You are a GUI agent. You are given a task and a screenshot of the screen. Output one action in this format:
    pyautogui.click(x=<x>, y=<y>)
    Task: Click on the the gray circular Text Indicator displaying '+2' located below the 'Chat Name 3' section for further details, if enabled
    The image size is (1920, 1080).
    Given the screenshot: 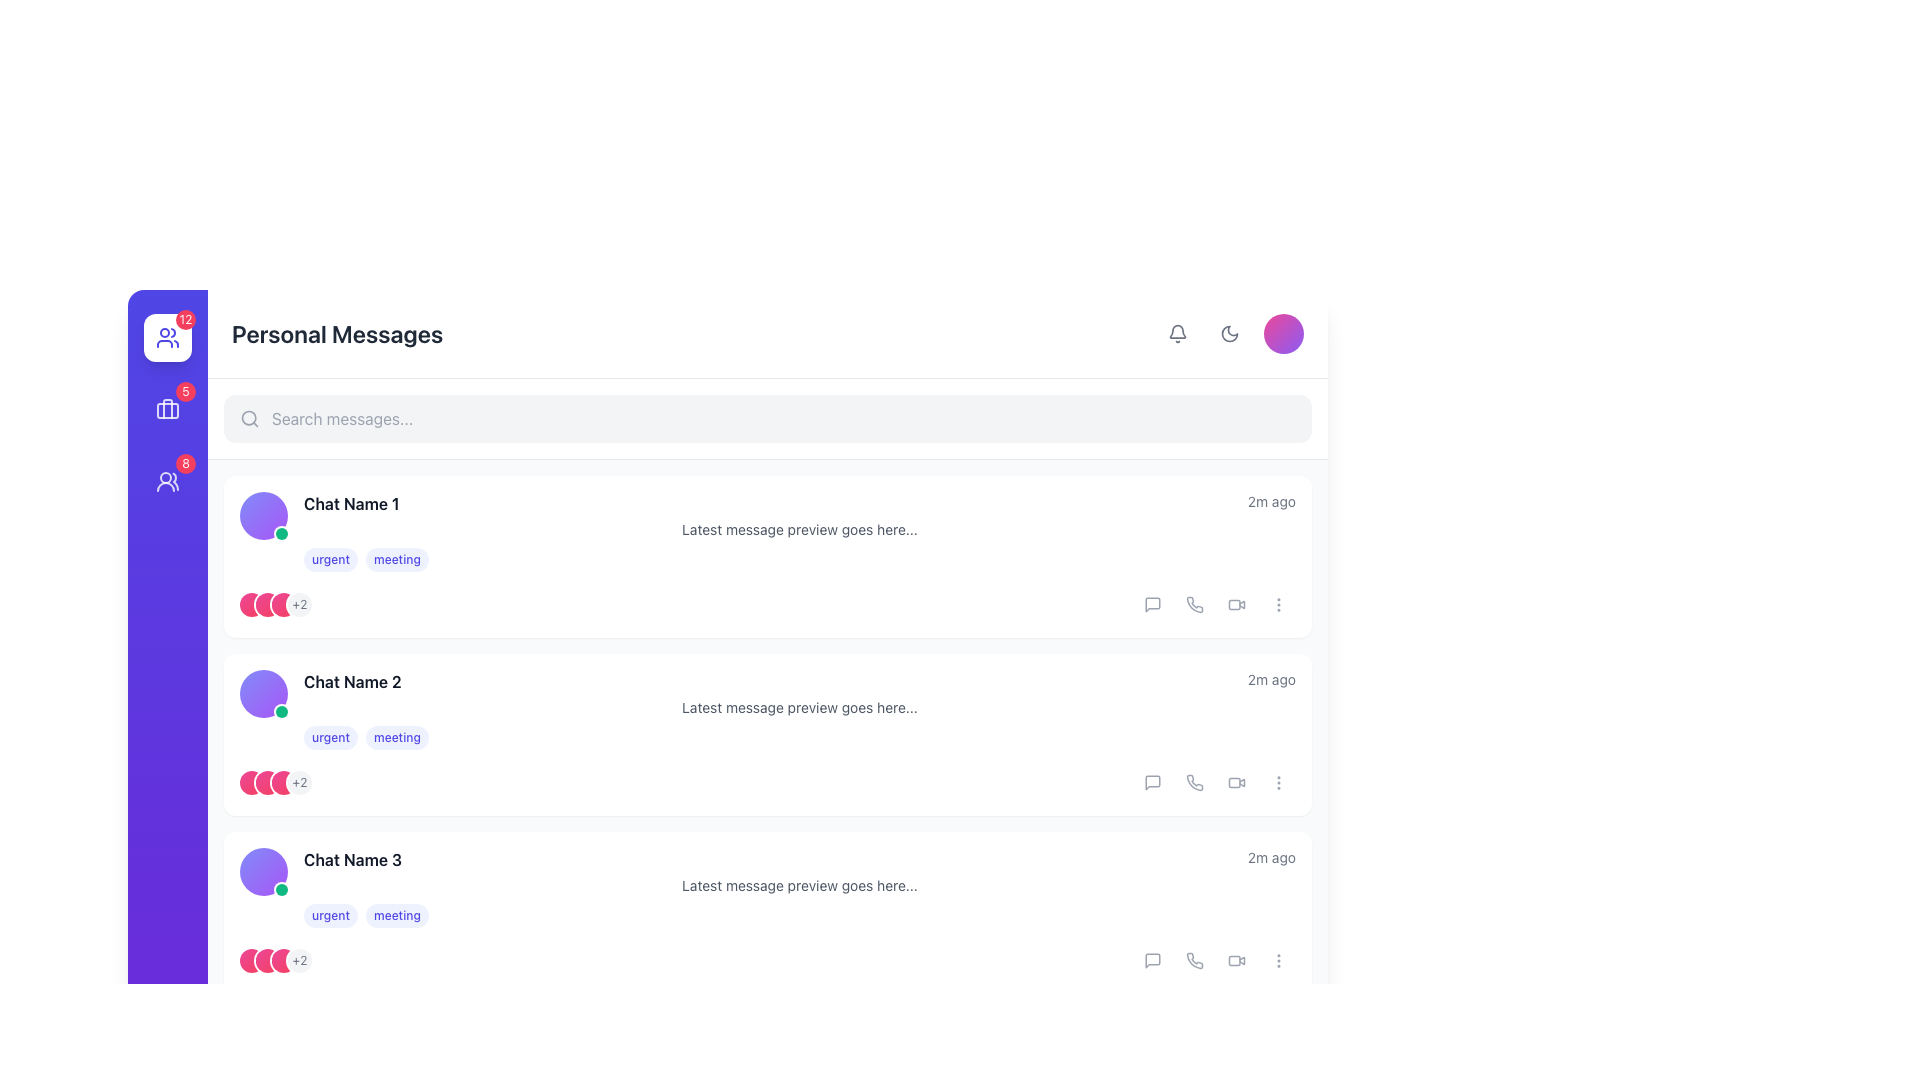 What is the action you would take?
    pyautogui.click(x=298, y=959)
    